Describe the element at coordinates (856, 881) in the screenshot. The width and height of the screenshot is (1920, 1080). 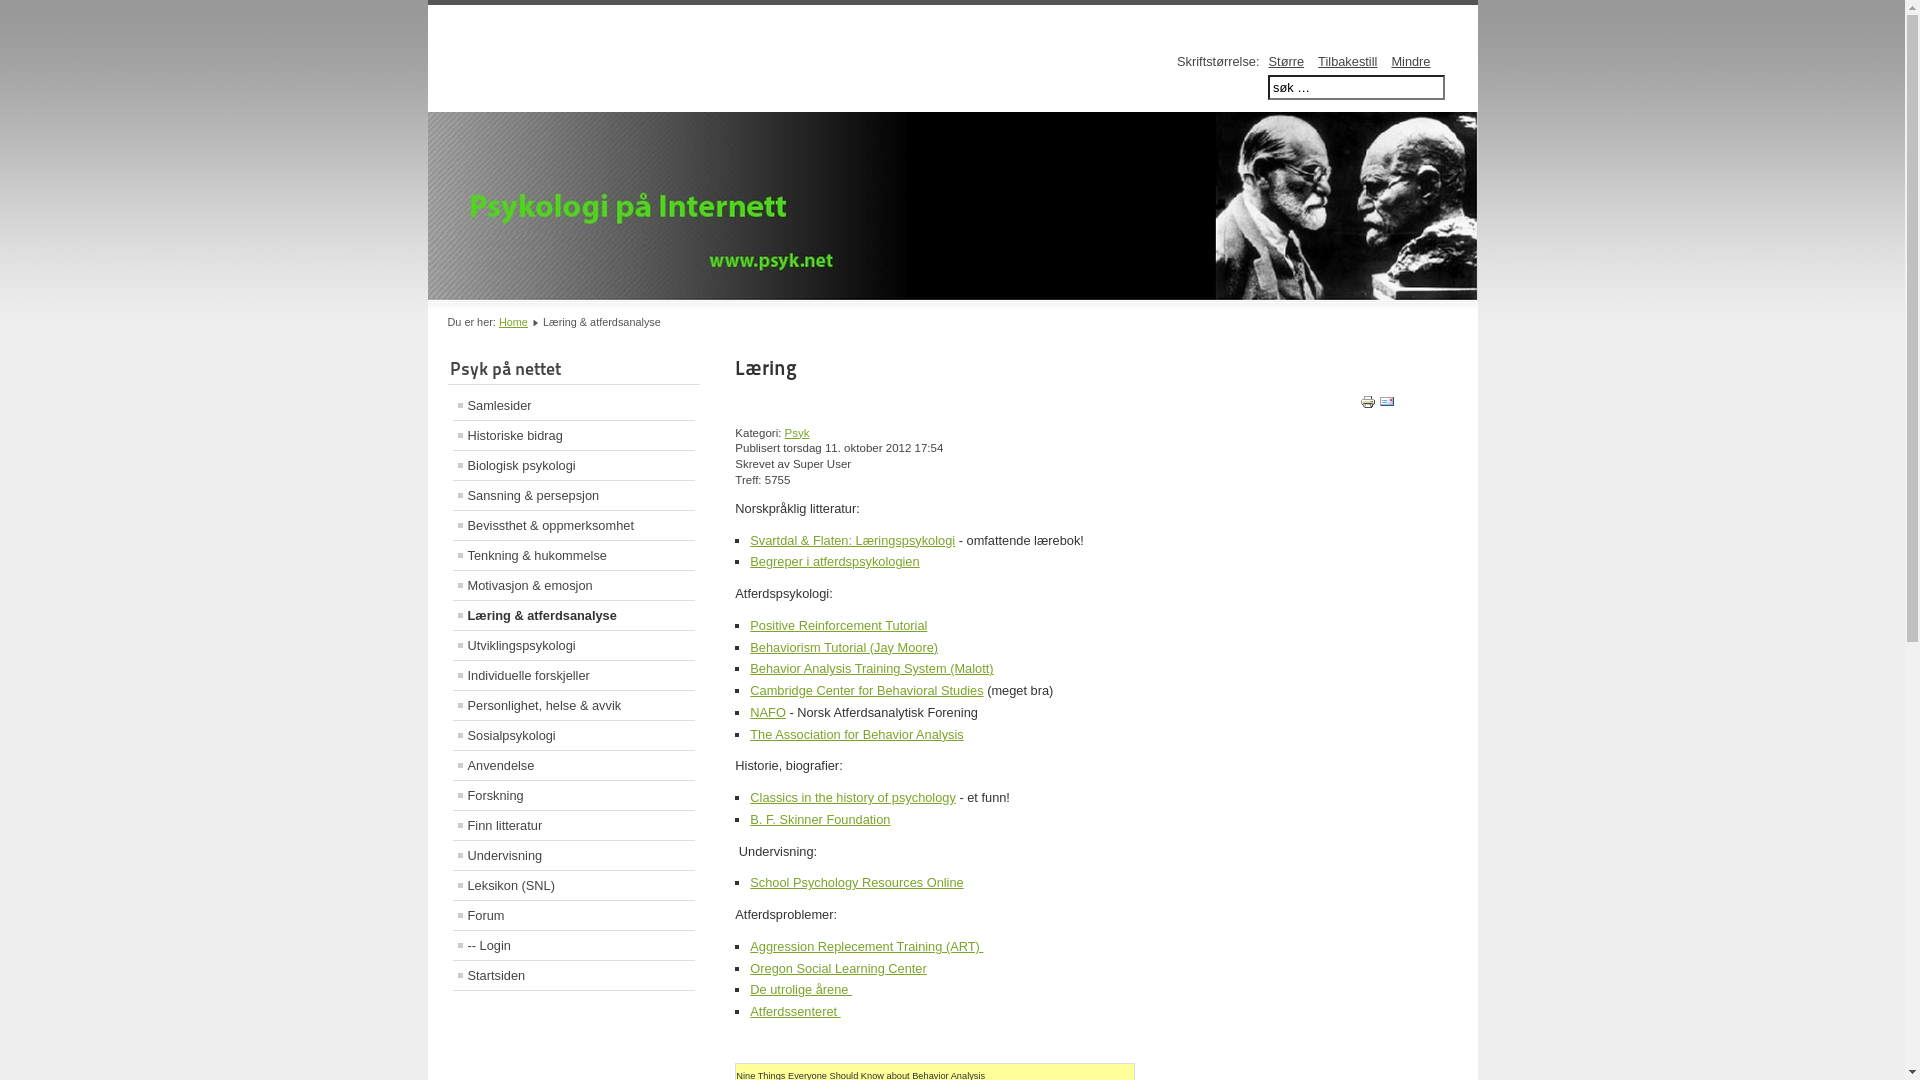
I see `'School Psychology Resources Online'` at that location.